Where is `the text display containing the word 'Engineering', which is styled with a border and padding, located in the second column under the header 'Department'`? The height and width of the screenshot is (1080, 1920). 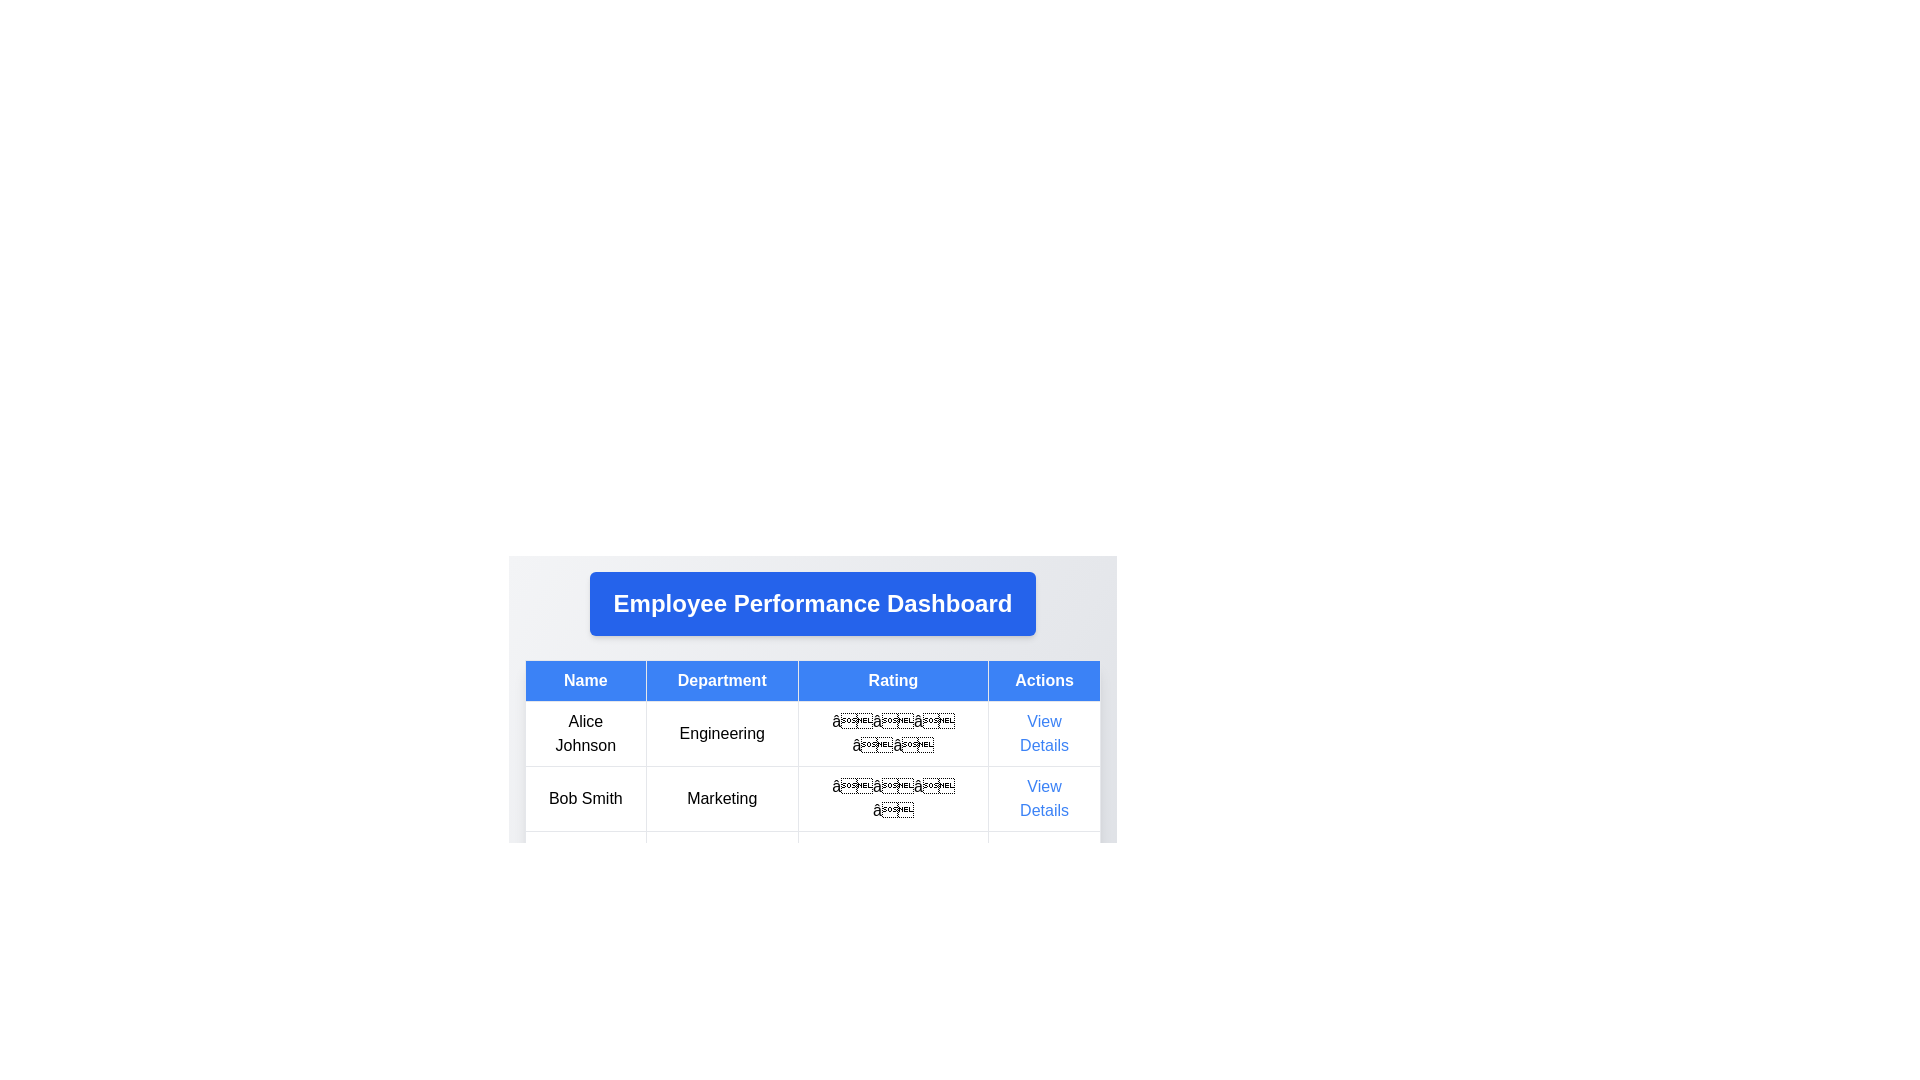 the text display containing the word 'Engineering', which is styled with a border and padding, located in the second column under the header 'Department' is located at coordinates (721, 733).